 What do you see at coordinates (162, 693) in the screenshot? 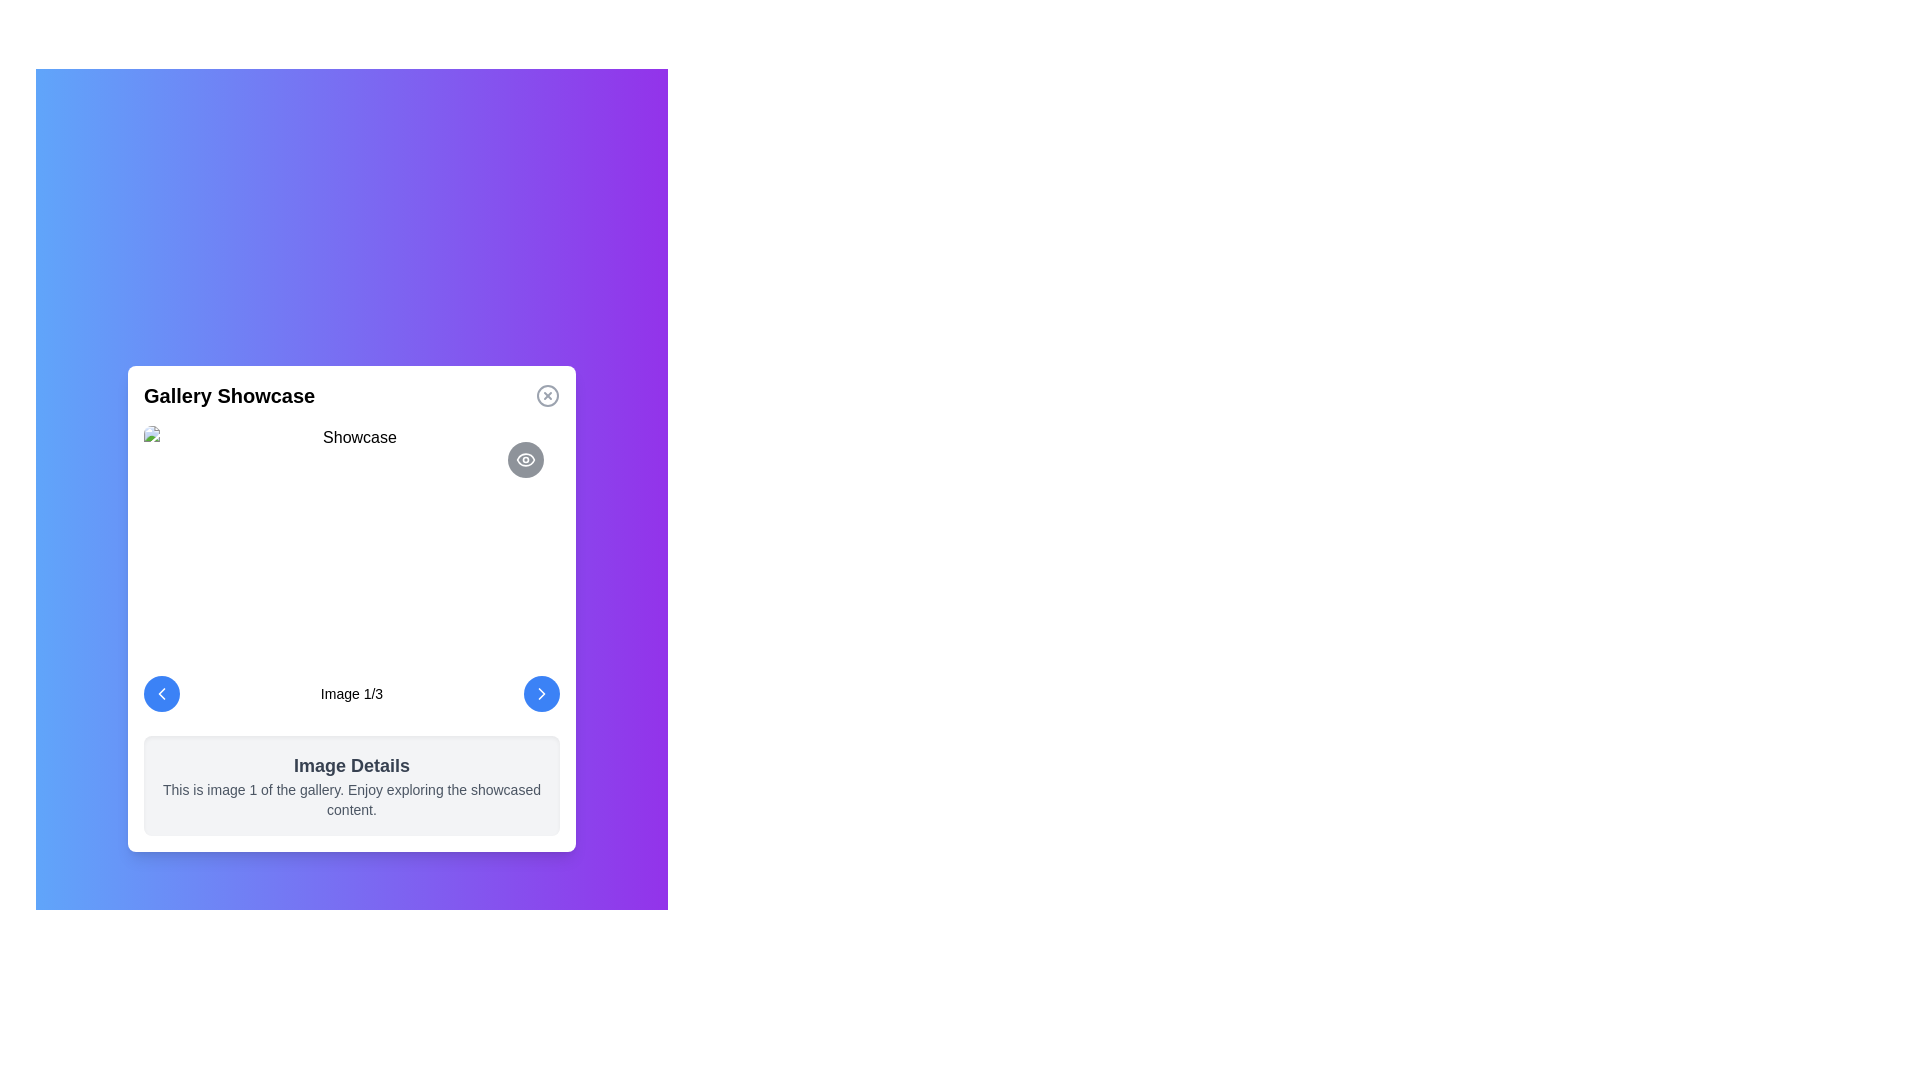
I see `the chevron-shaped icon inside the circular button located in the bottom-left corner of the modal interface` at bounding box center [162, 693].